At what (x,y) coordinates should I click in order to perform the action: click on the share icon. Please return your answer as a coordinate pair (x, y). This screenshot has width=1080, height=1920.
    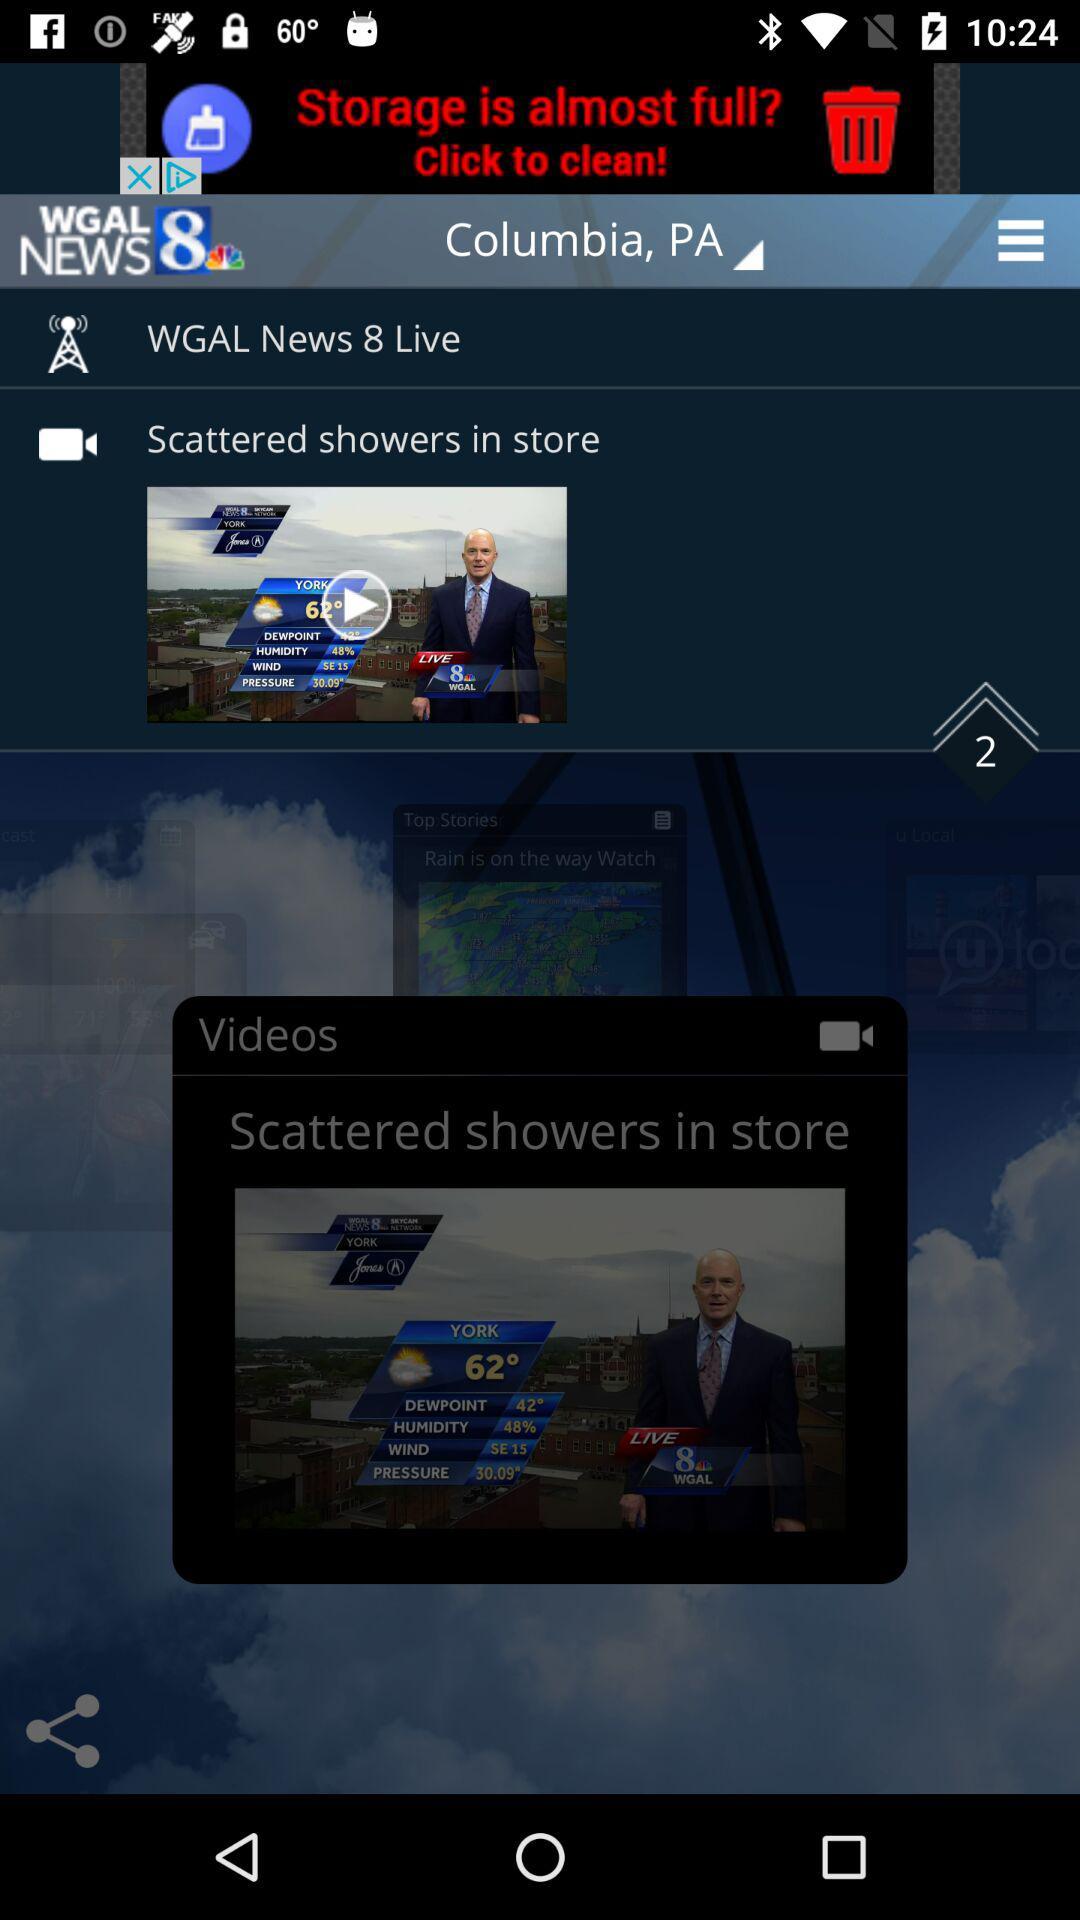
    Looking at the image, I should click on (61, 1730).